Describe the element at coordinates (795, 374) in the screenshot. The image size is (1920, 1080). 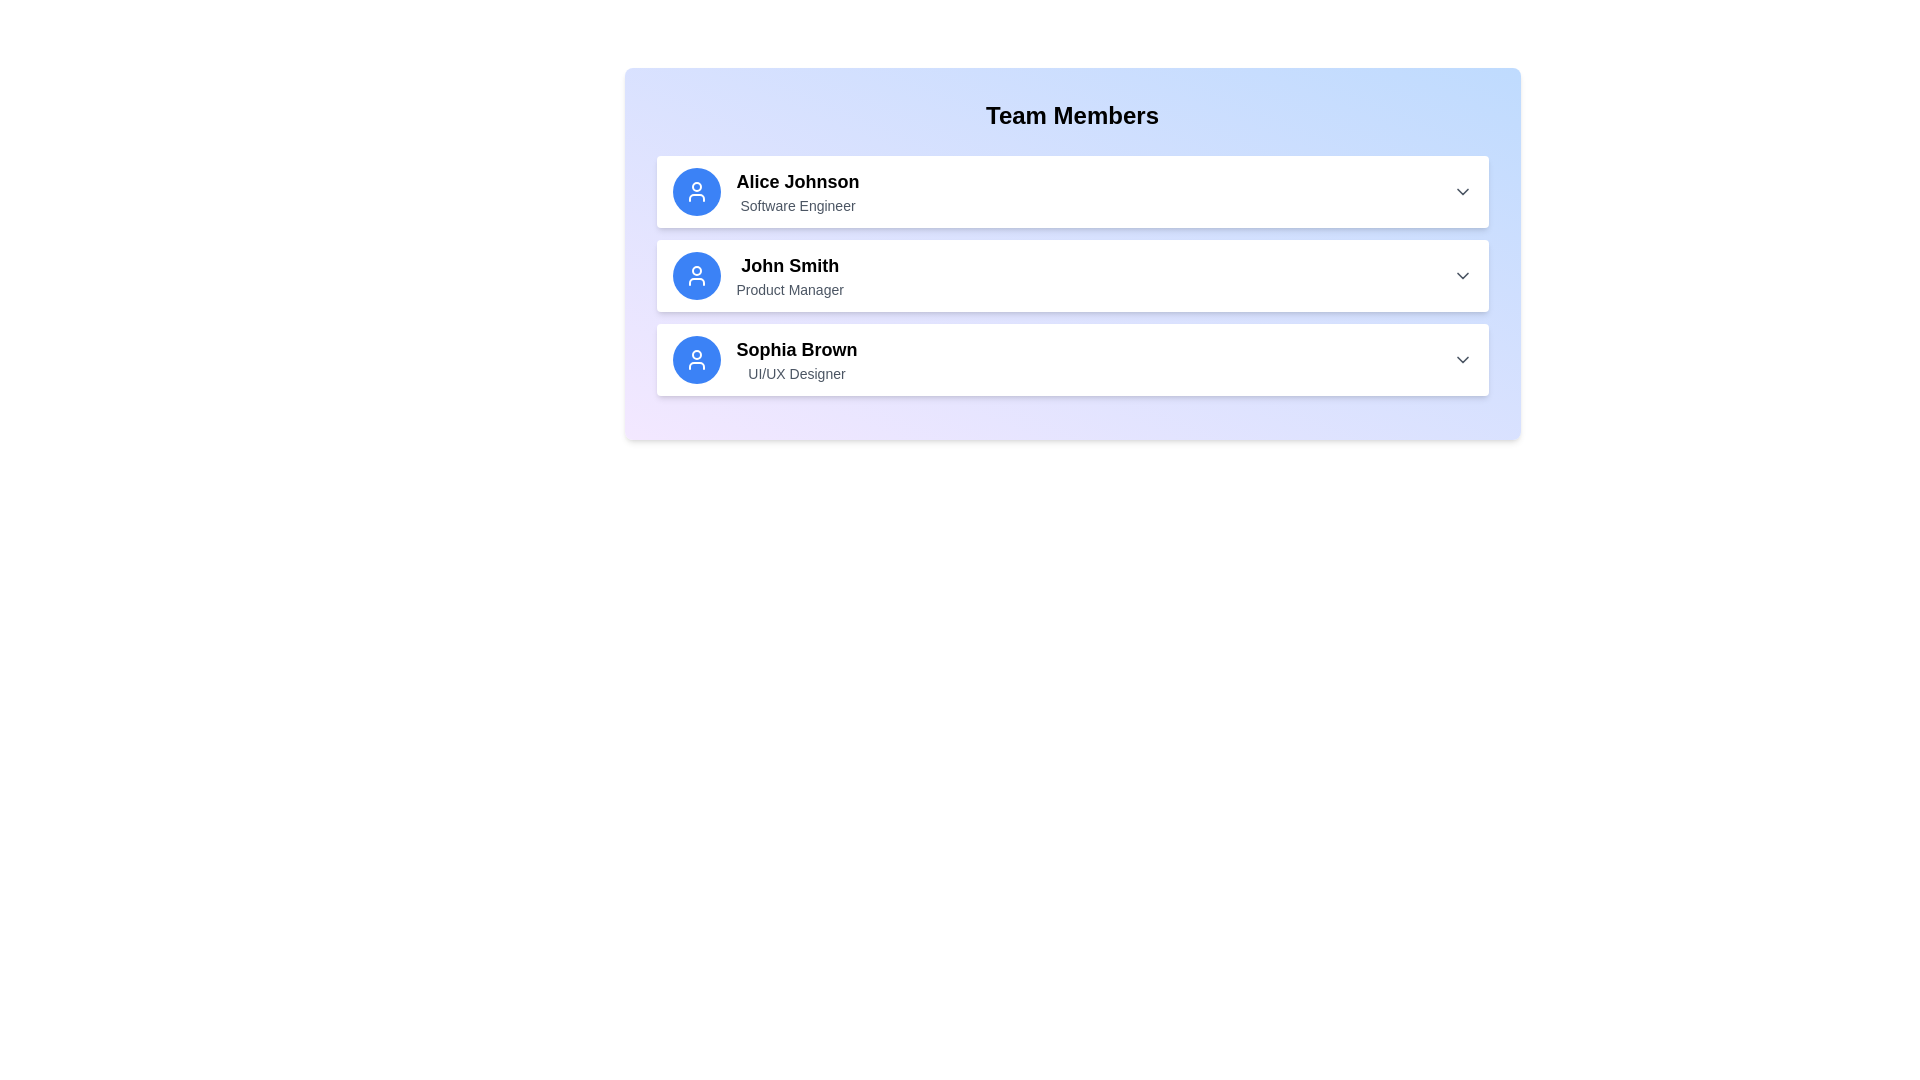
I see `the text label displaying the role 'UI/UX Designer' for the individual 'Sophia Brown', located in the third entry of the 'Team Members' list` at that location.